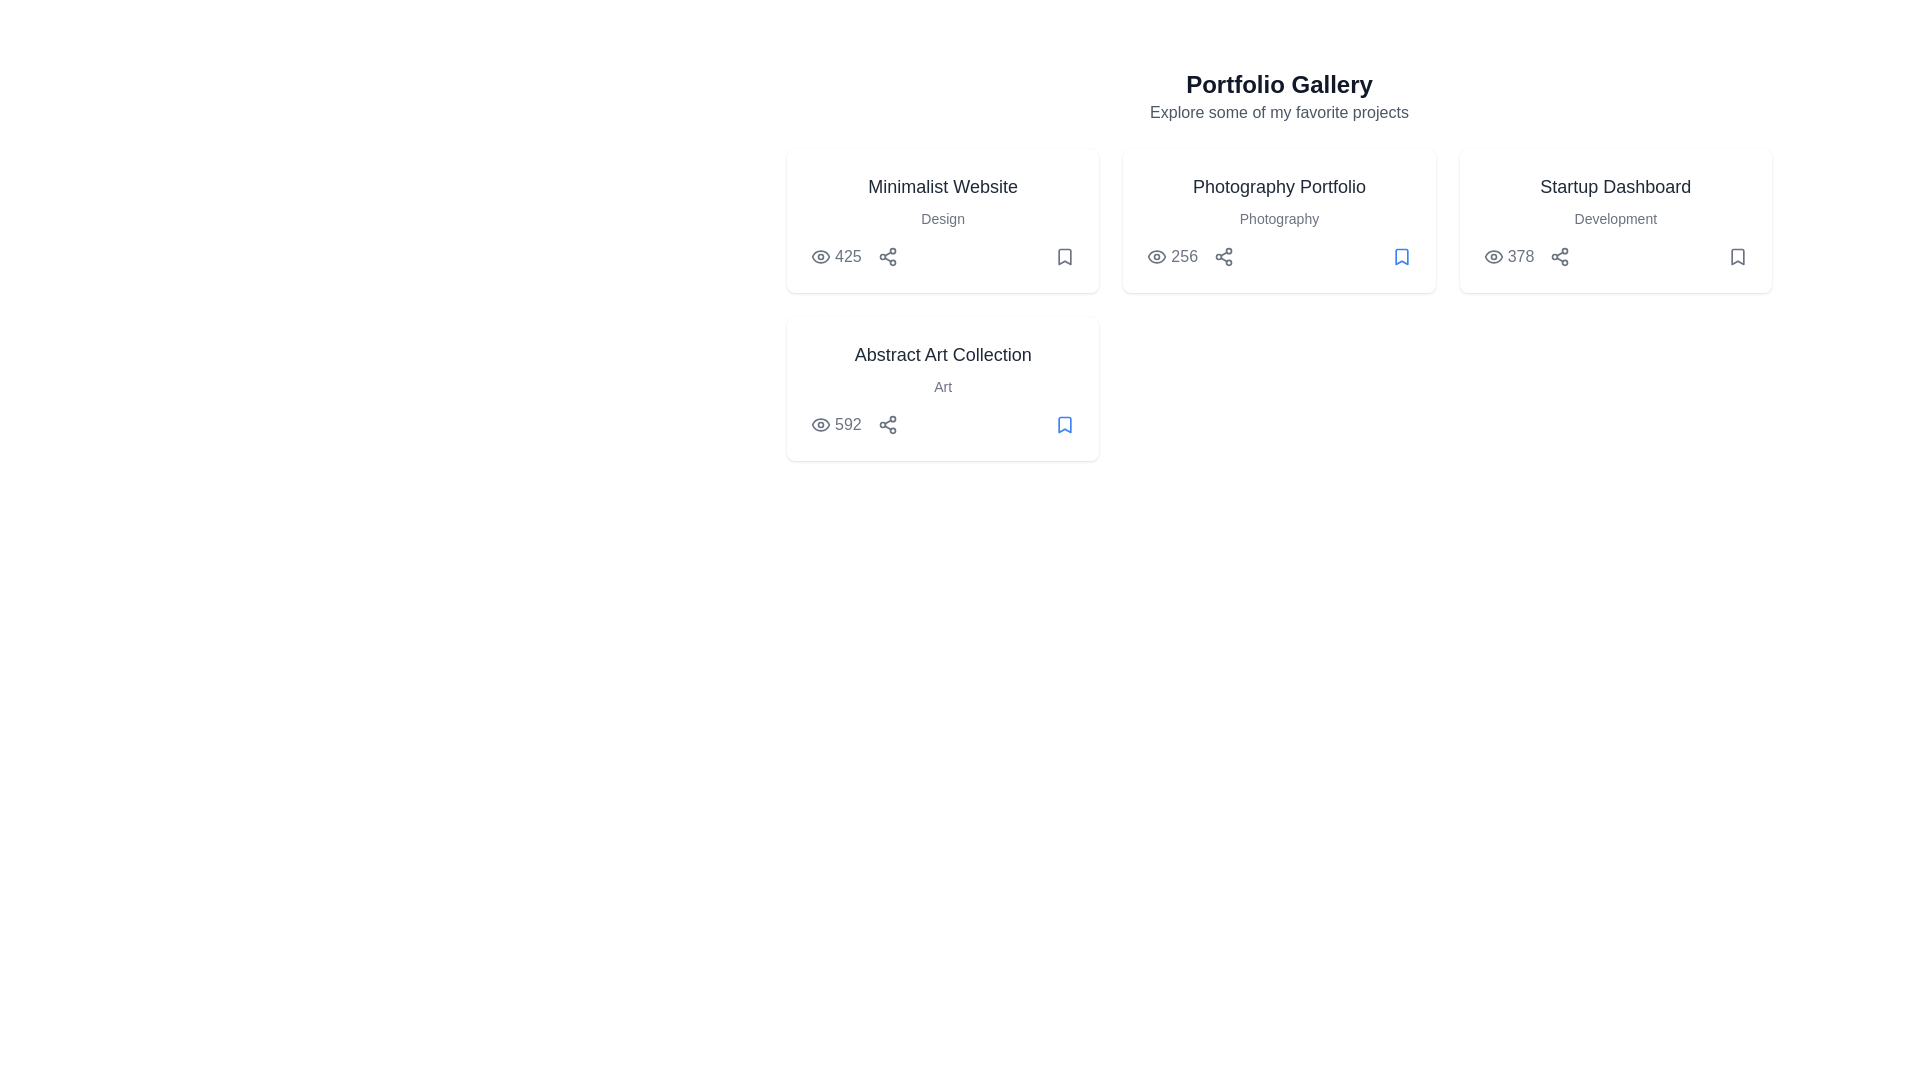 The width and height of the screenshot is (1920, 1080). Describe the element at coordinates (1400, 256) in the screenshot. I see `the blue bookmark icon located at the bottom right of the 'Photography Portfolio' project card to bookmark or unbookmark the project` at that location.